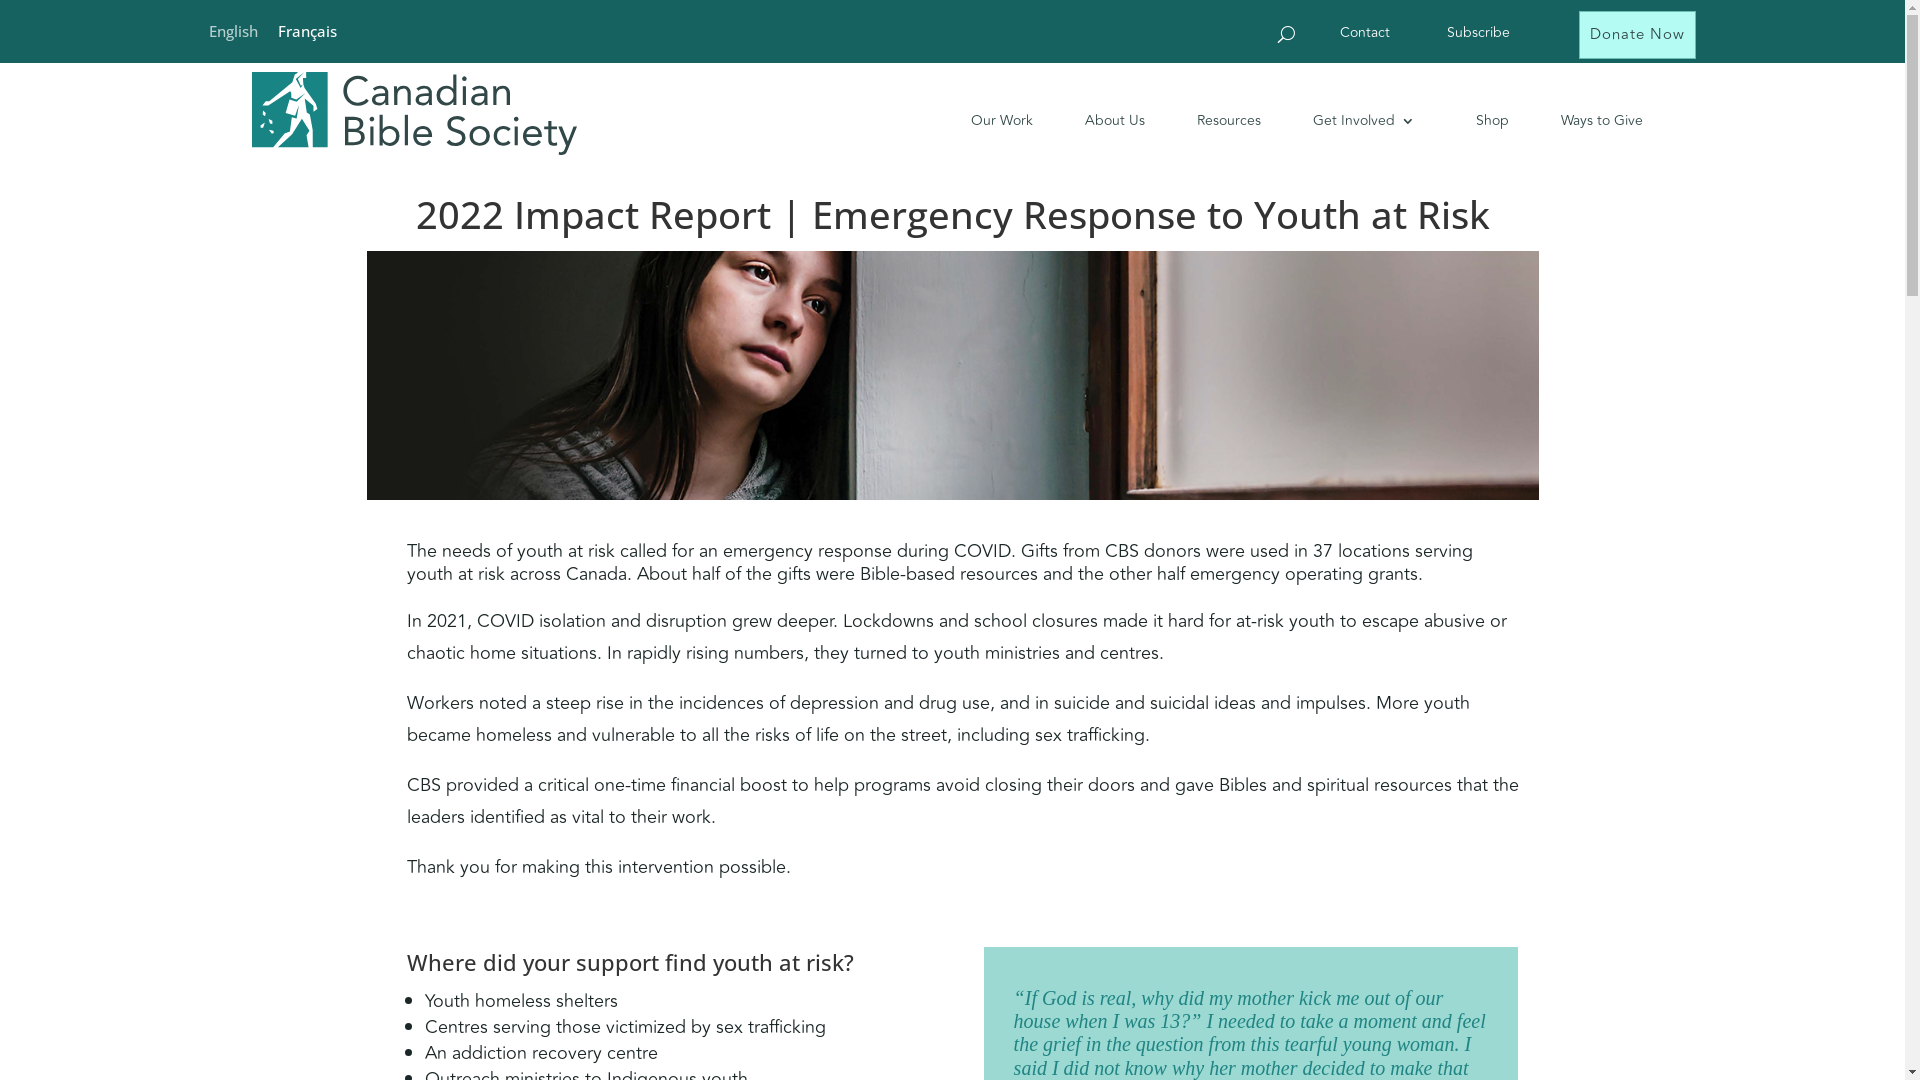  I want to click on 'Shop', so click(1477, 120).